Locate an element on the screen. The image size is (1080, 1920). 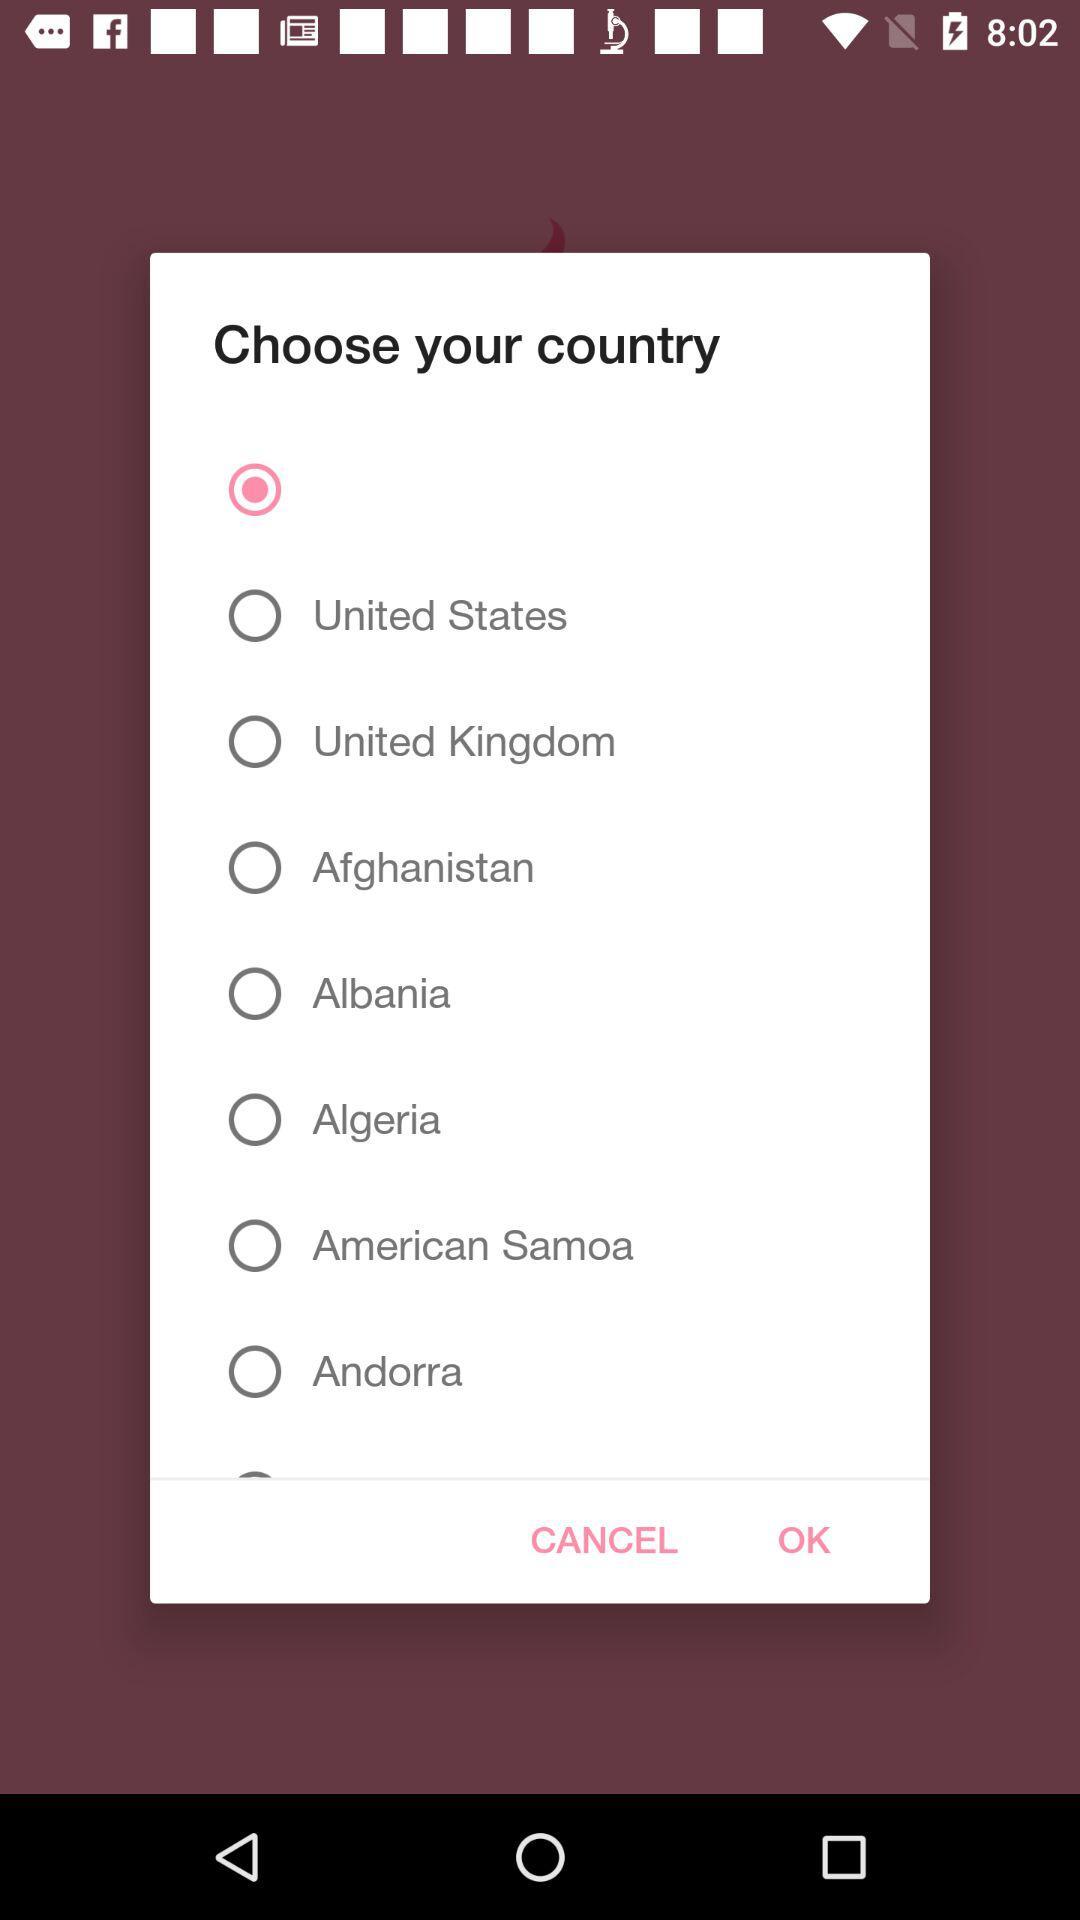
the item next to ok is located at coordinates (603, 1539).